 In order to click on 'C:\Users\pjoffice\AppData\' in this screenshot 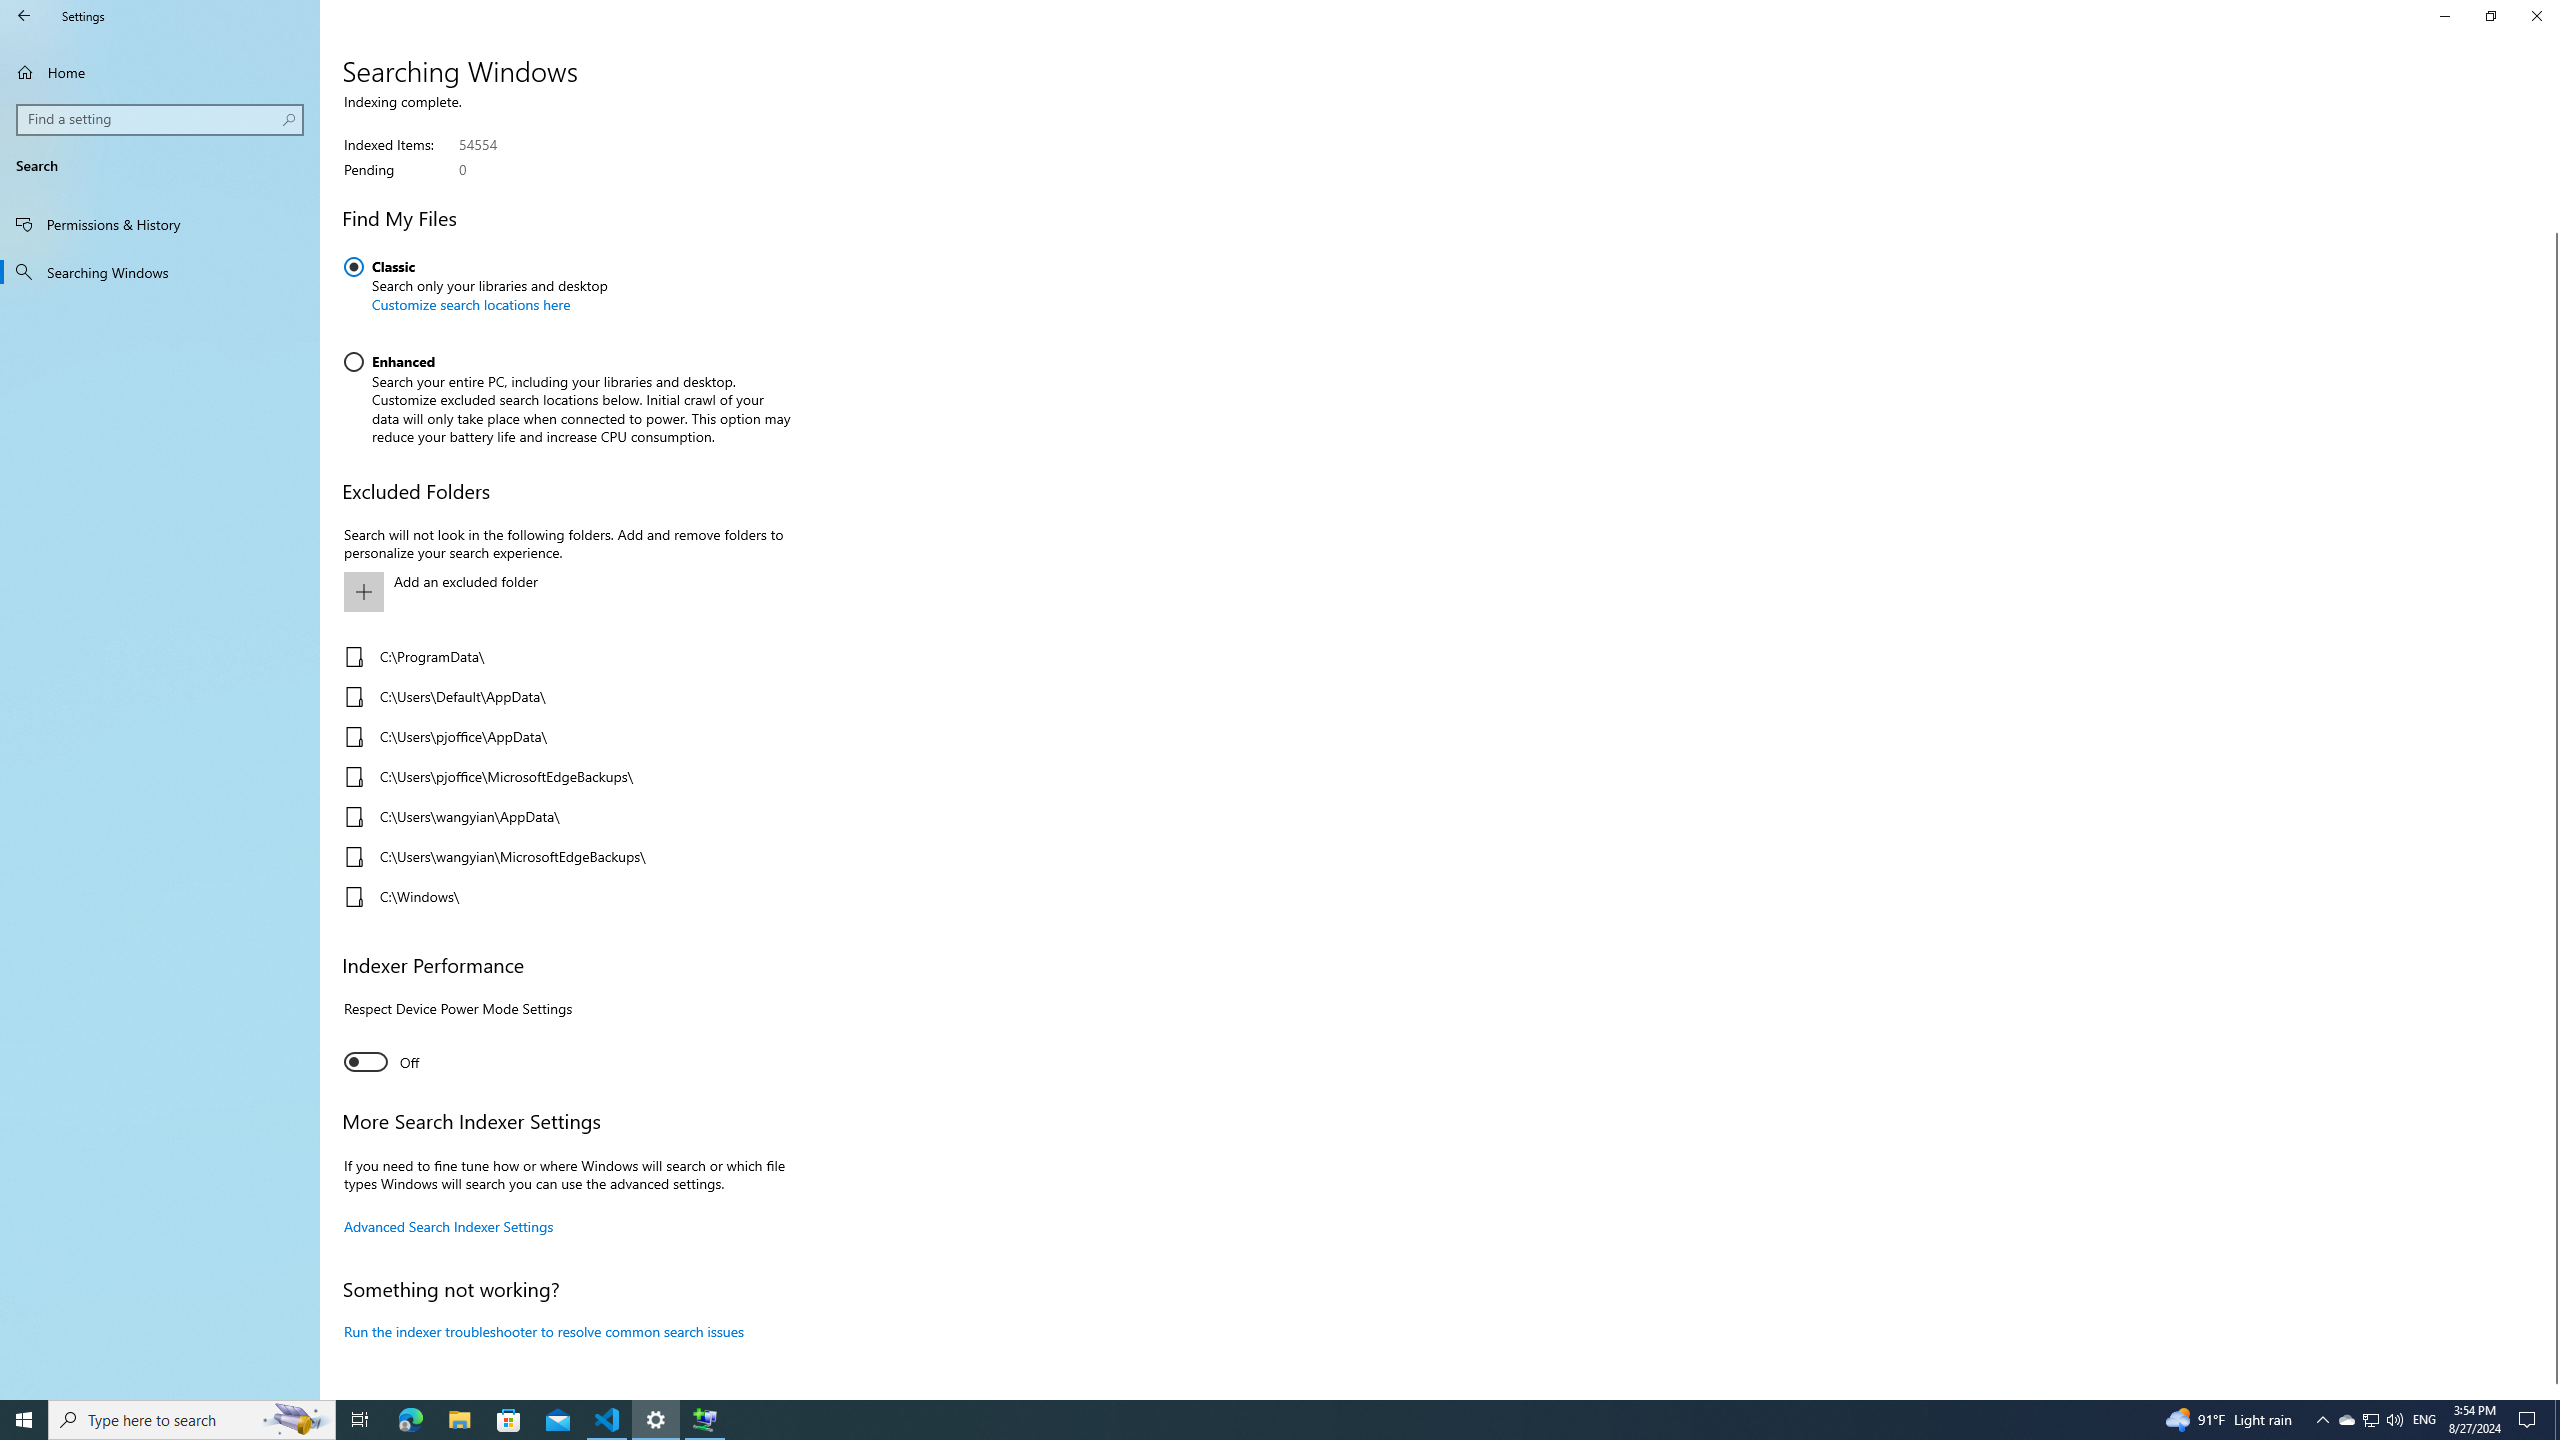, I will do `click(560, 736)`.